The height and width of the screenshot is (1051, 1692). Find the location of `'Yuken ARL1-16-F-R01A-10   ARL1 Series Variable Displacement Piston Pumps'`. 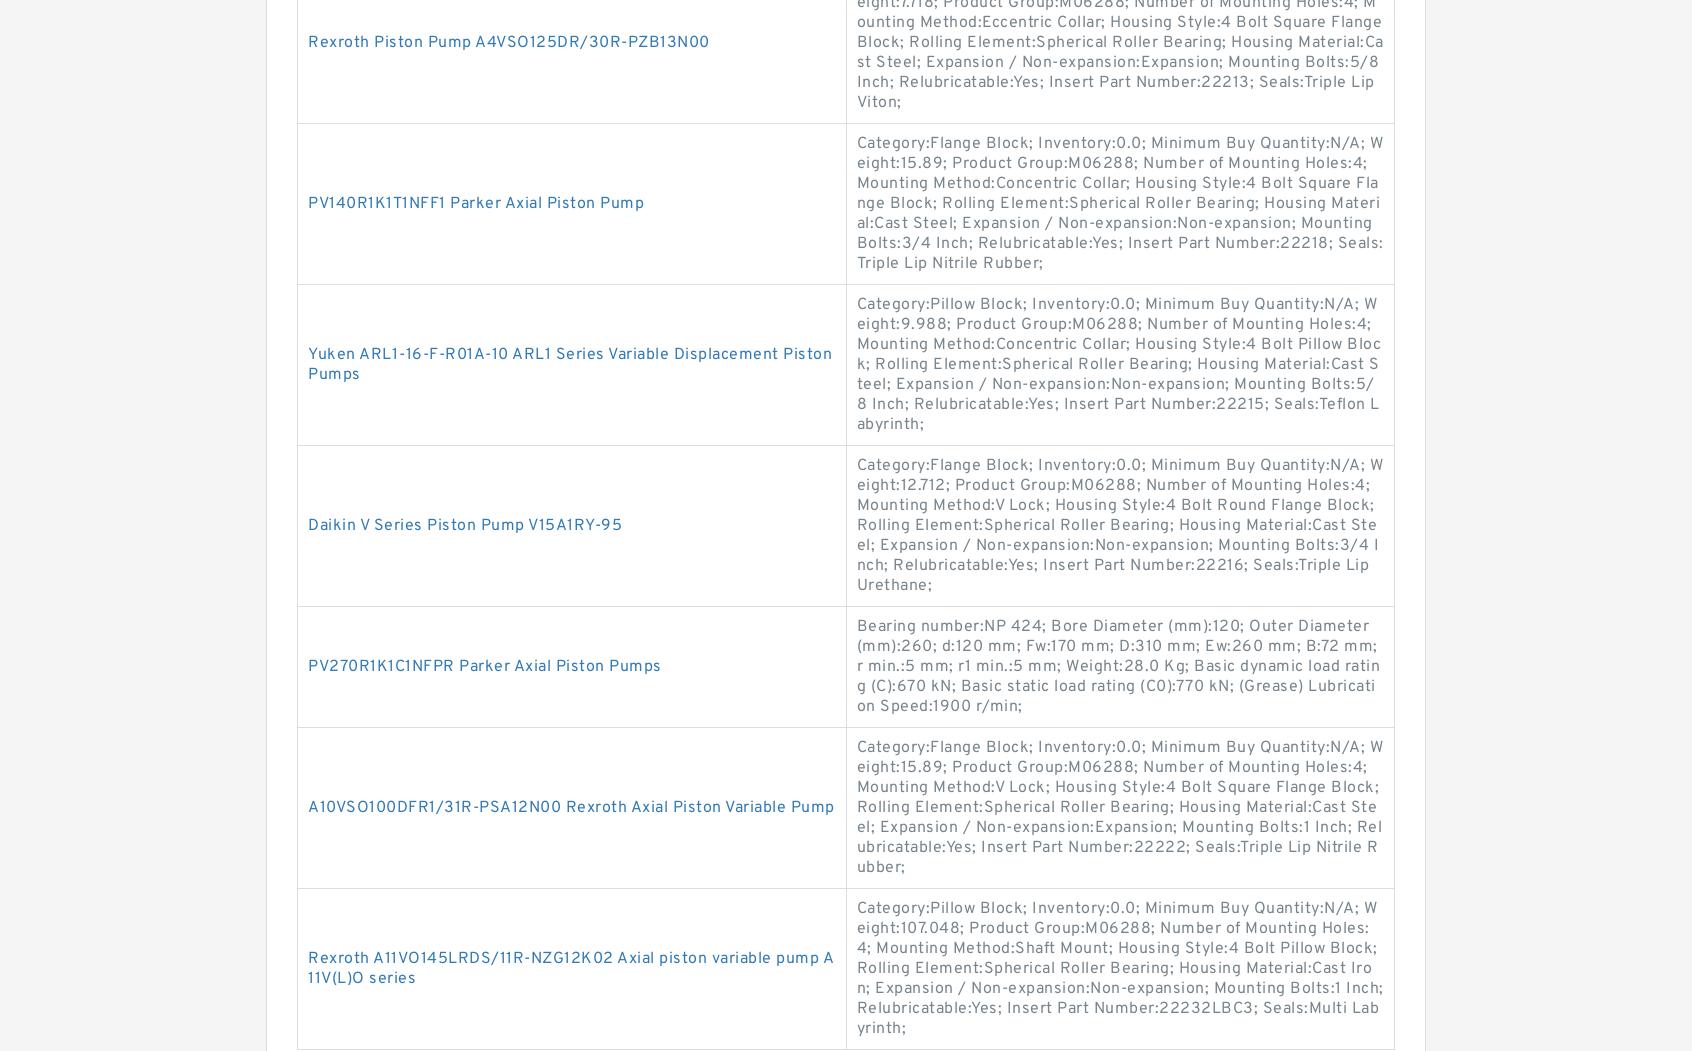

'Yuken ARL1-16-F-R01A-10   ARL1 Series Variable Displacement Piston Pumps' is located at coordinates (306, 364).